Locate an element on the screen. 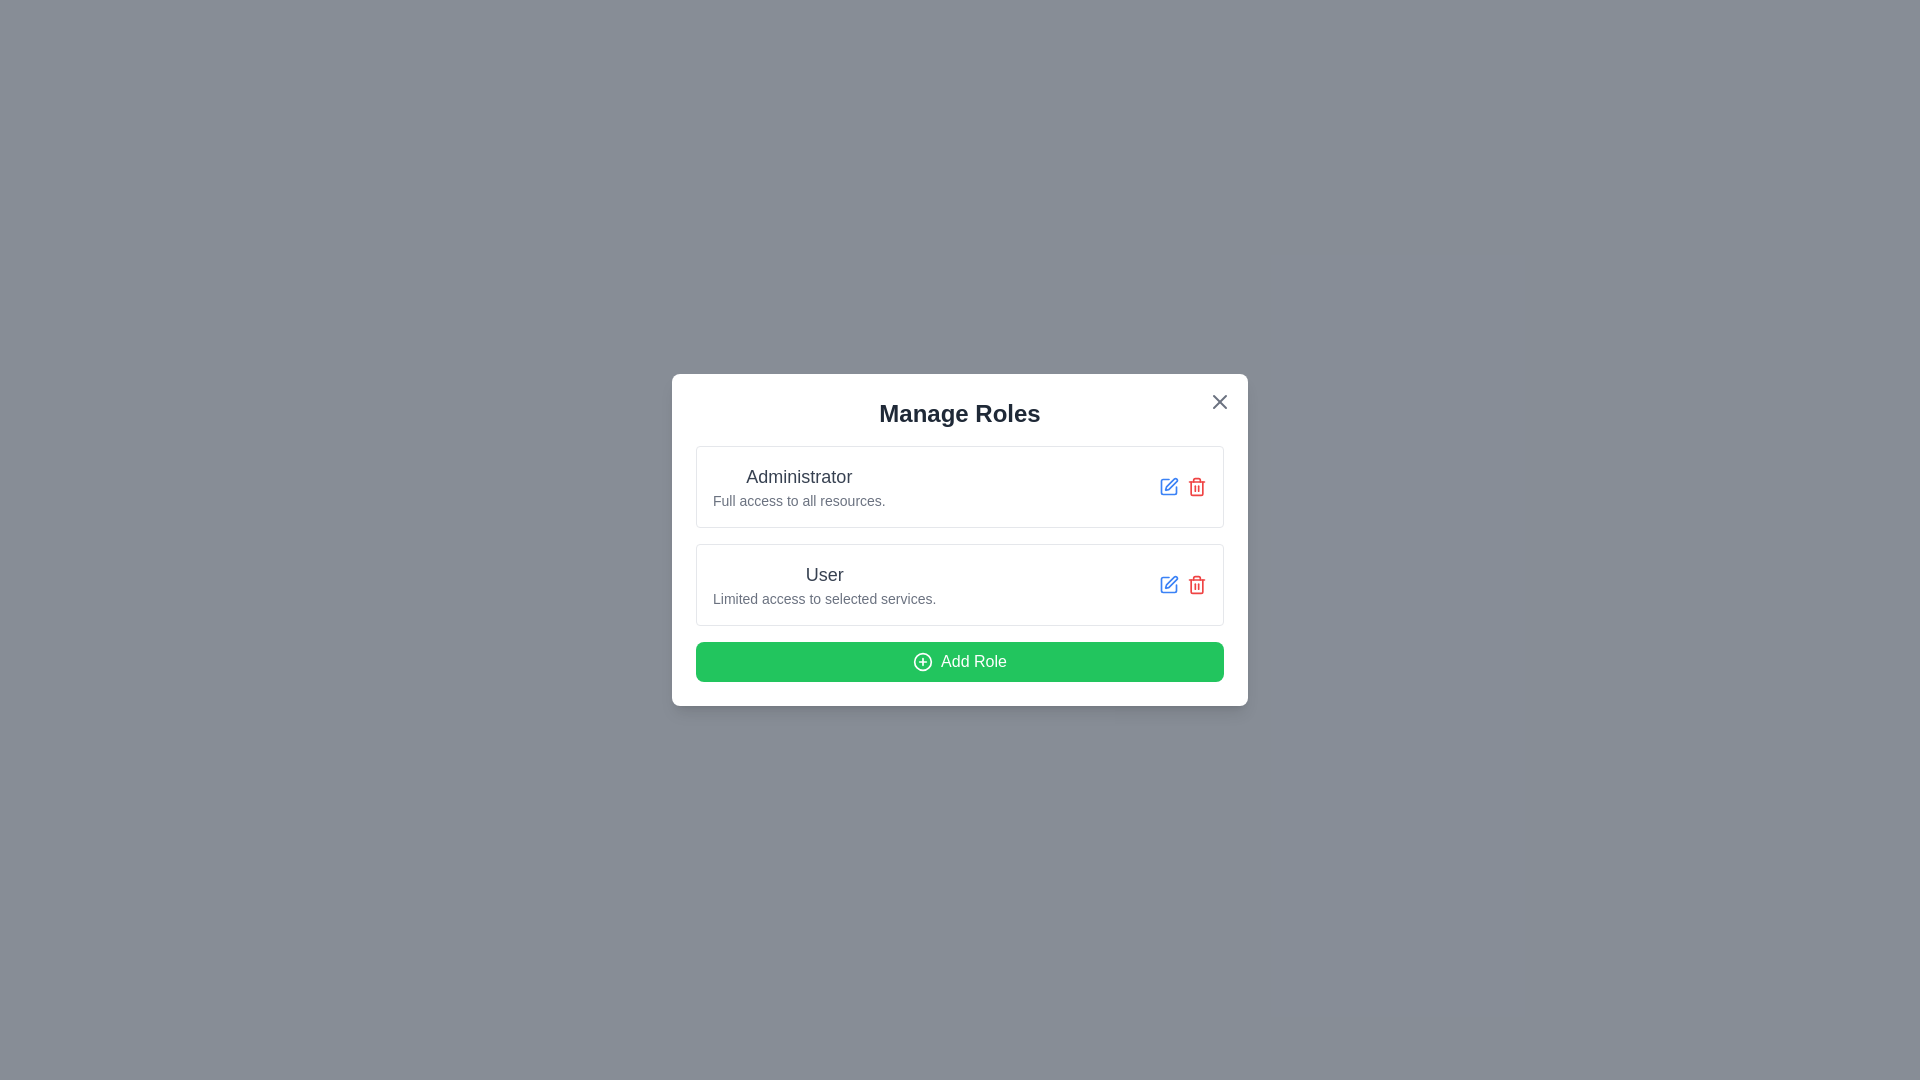  the square-like SVG icon located to the right of the 'User' role in the Manage Roles modal is located at coordinates (1169, 585).